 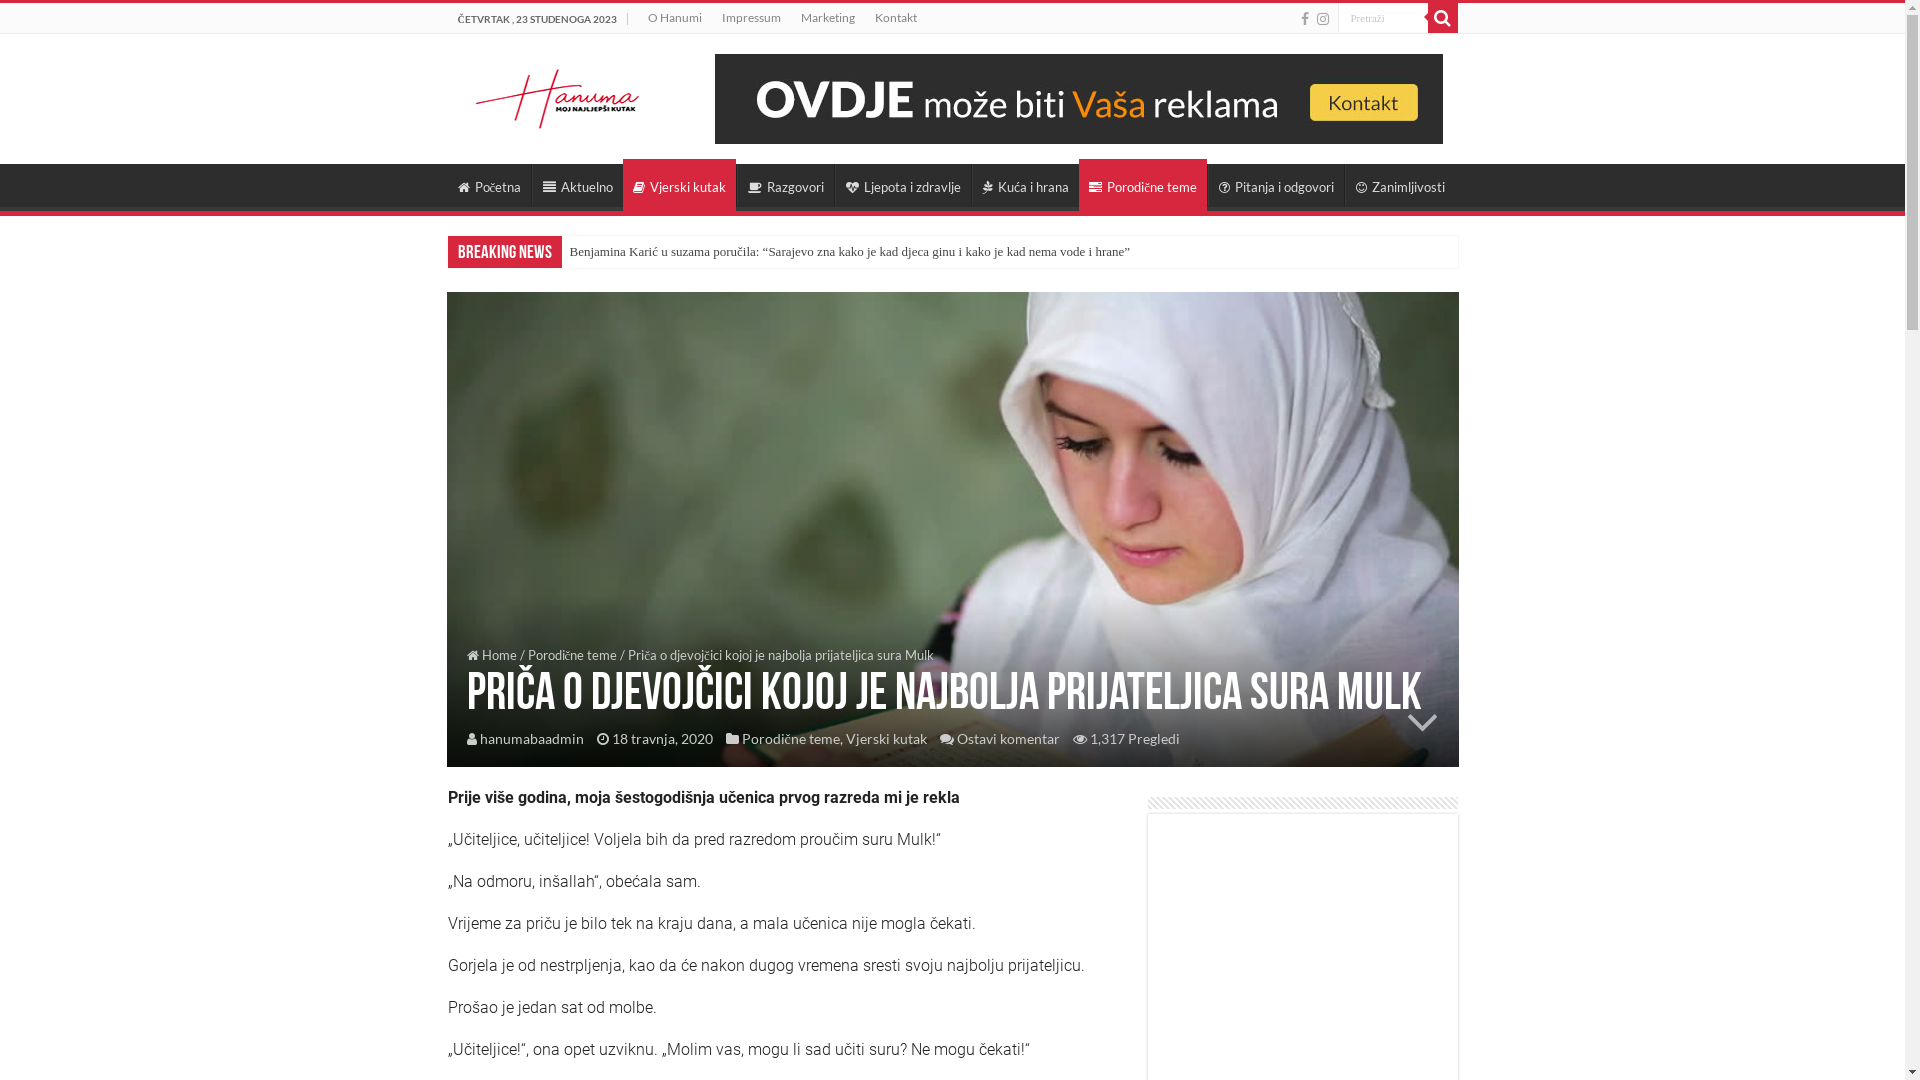 I want to click on 'Zanimljivosti', so click(x=1344, y=185).